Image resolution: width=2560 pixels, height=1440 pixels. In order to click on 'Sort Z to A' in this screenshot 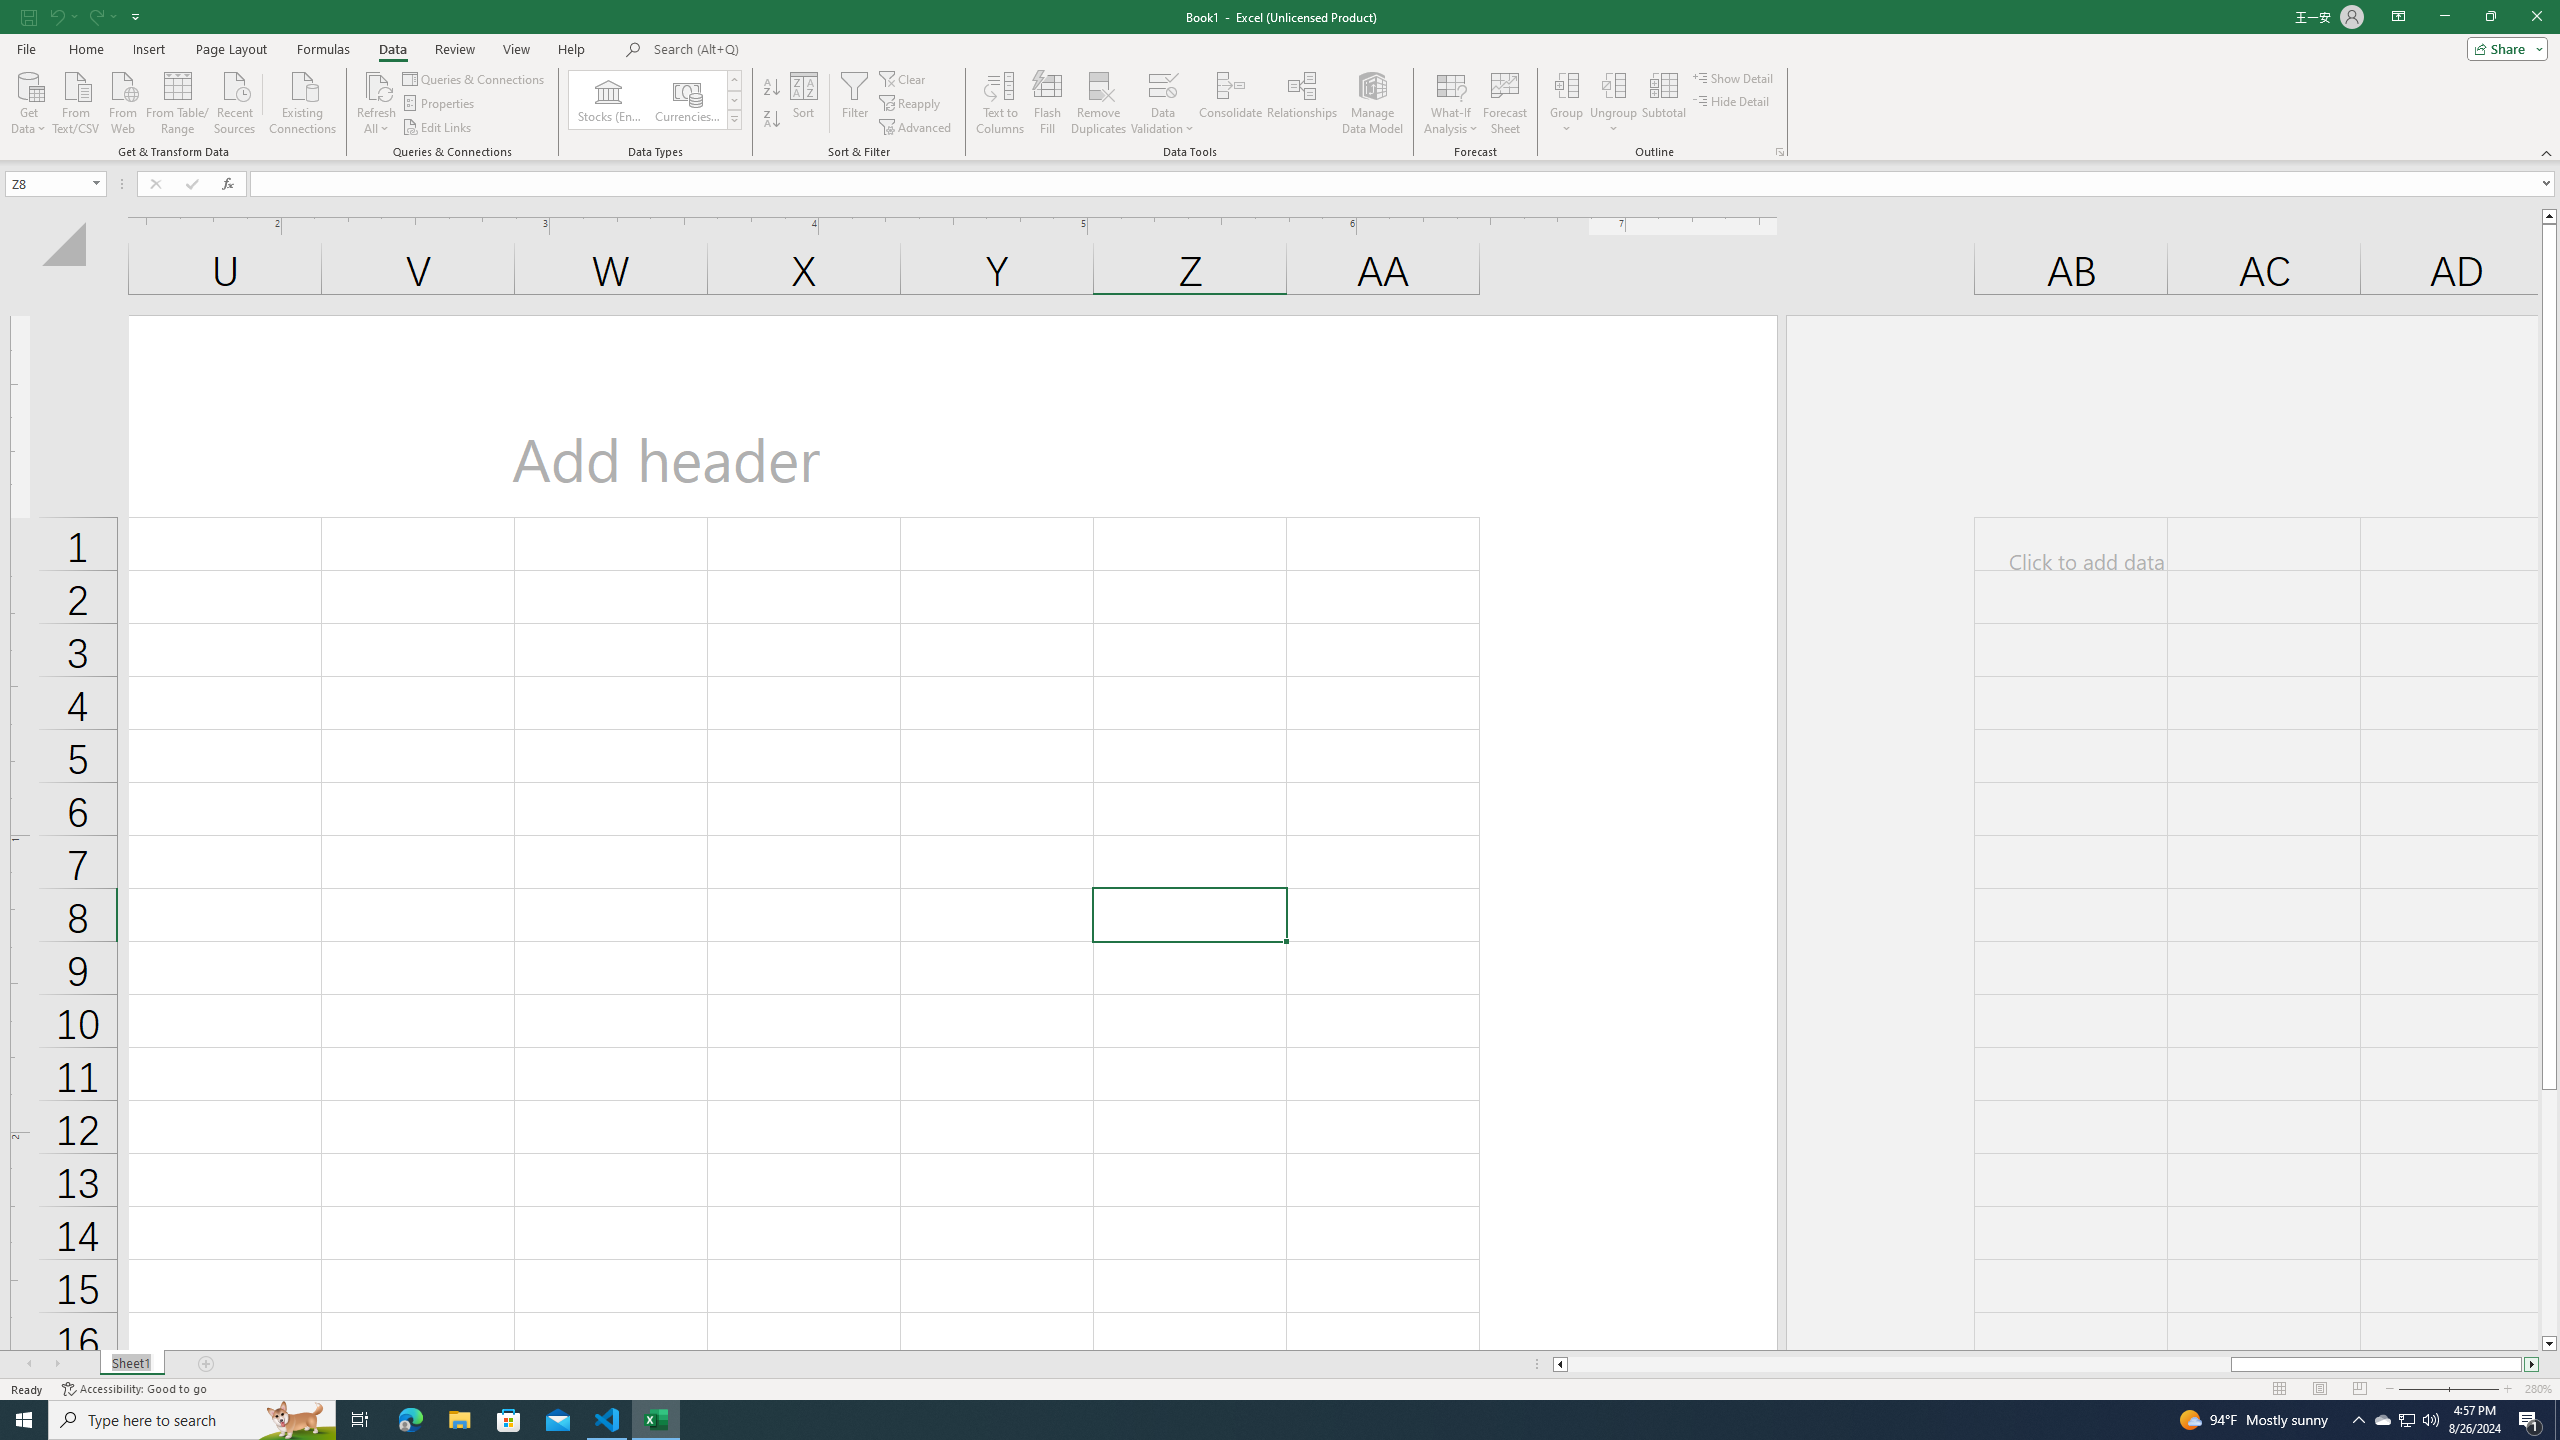, I will do `click(770, 118)`.